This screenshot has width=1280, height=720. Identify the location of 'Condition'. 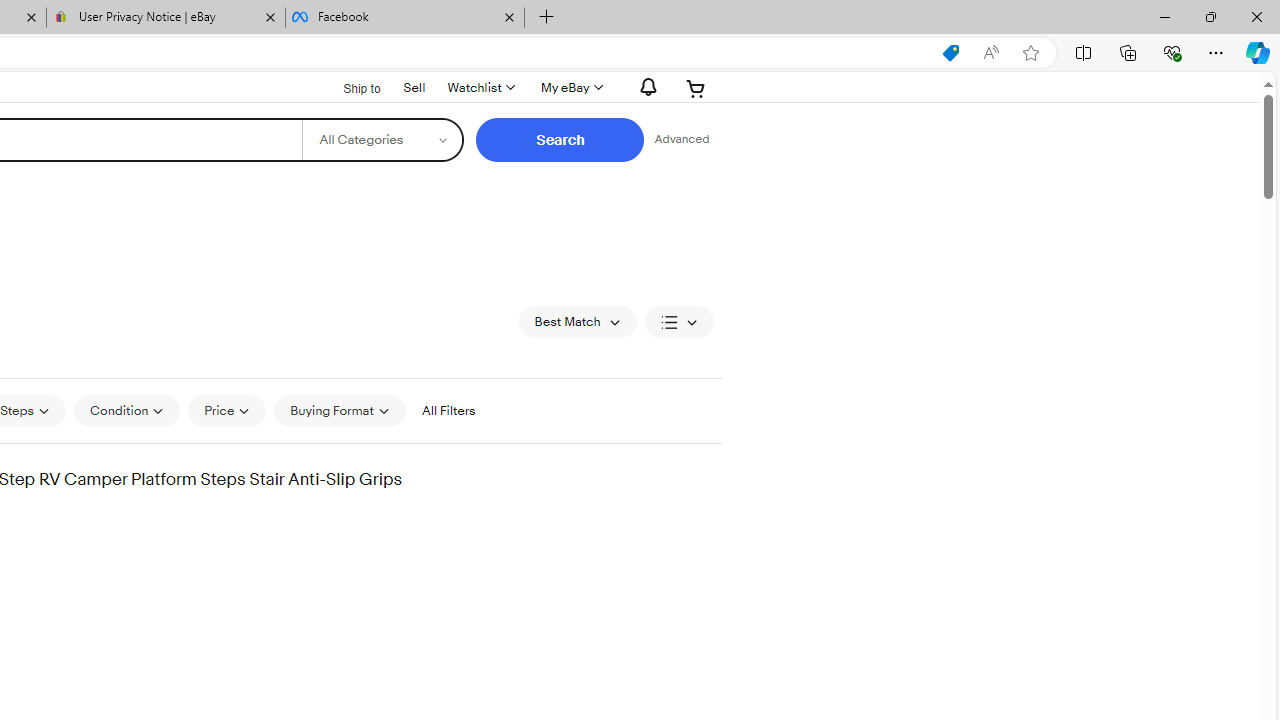
(125, 410).